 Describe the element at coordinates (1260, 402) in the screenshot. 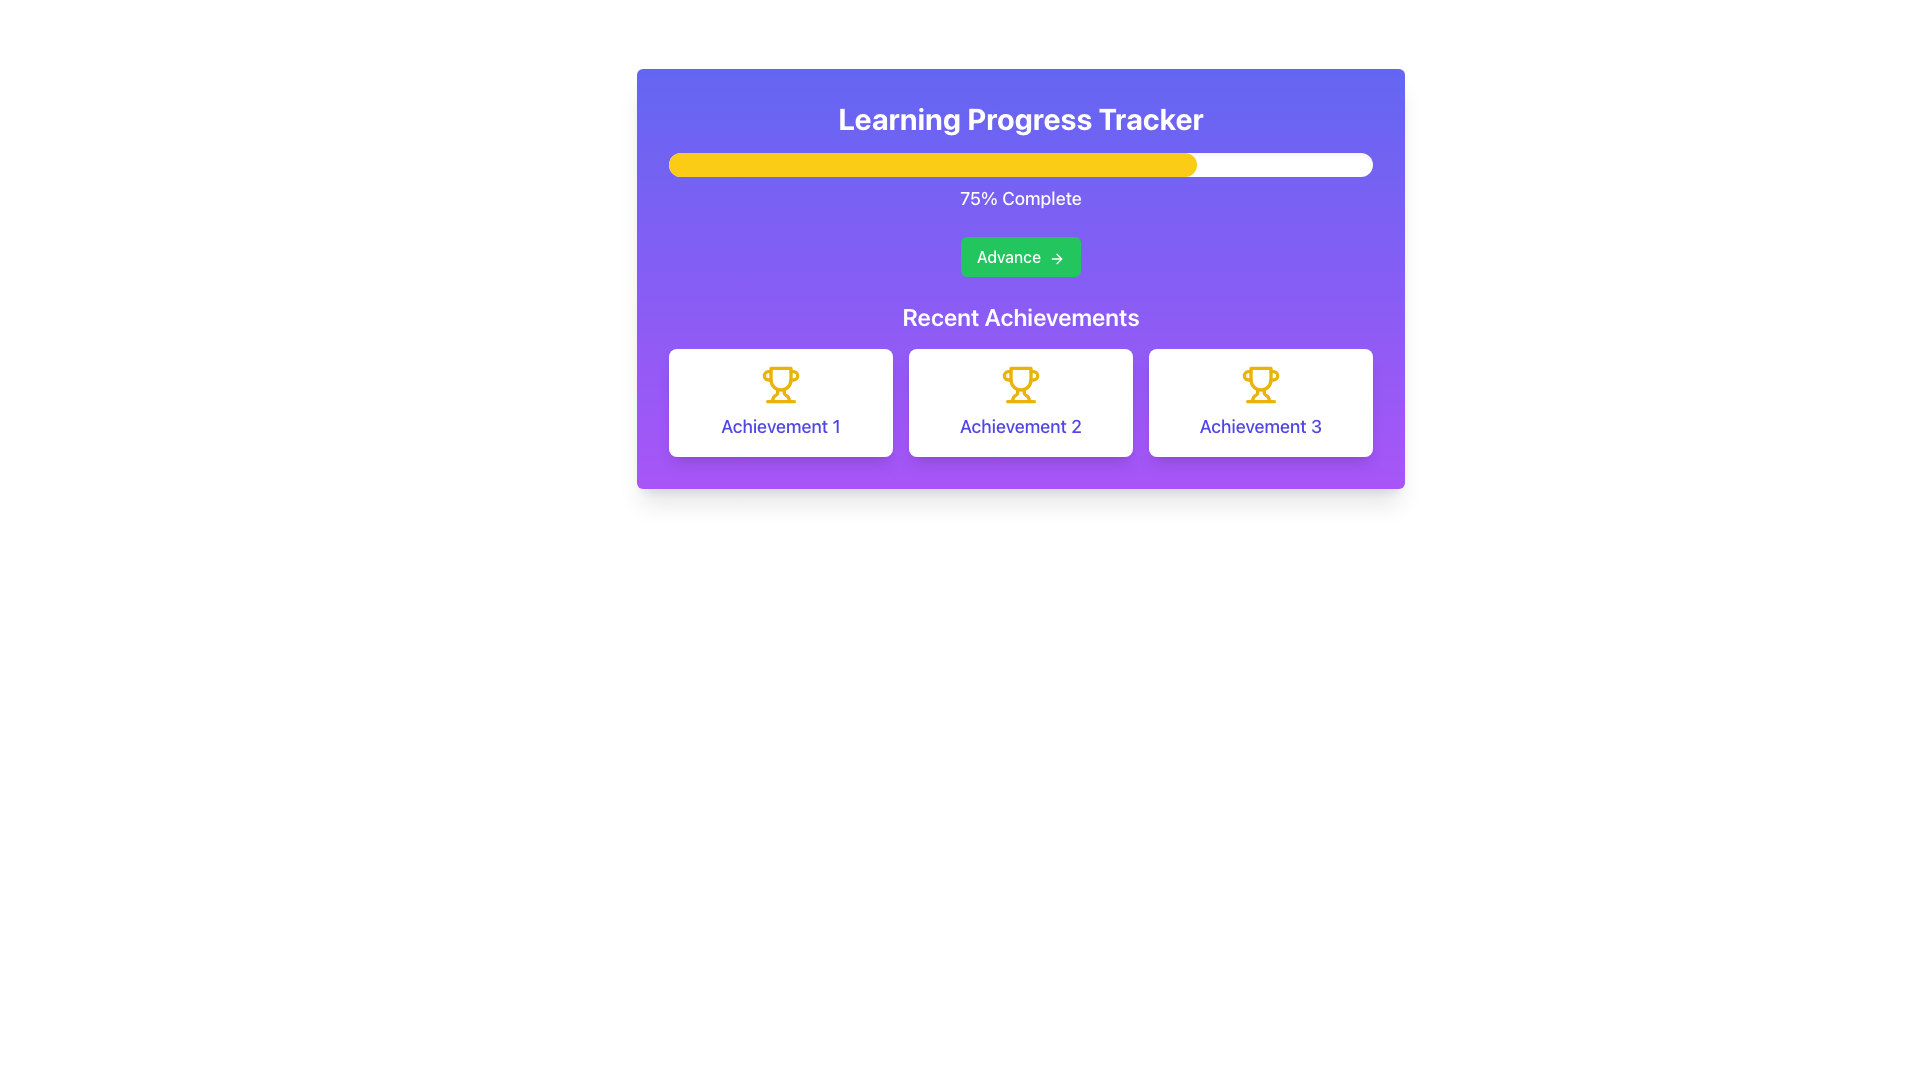

I see `title and icon of the third achievement summary card in the 'Recent Achievements' section, located at the bottom-right corner of the purple background card` at that location.